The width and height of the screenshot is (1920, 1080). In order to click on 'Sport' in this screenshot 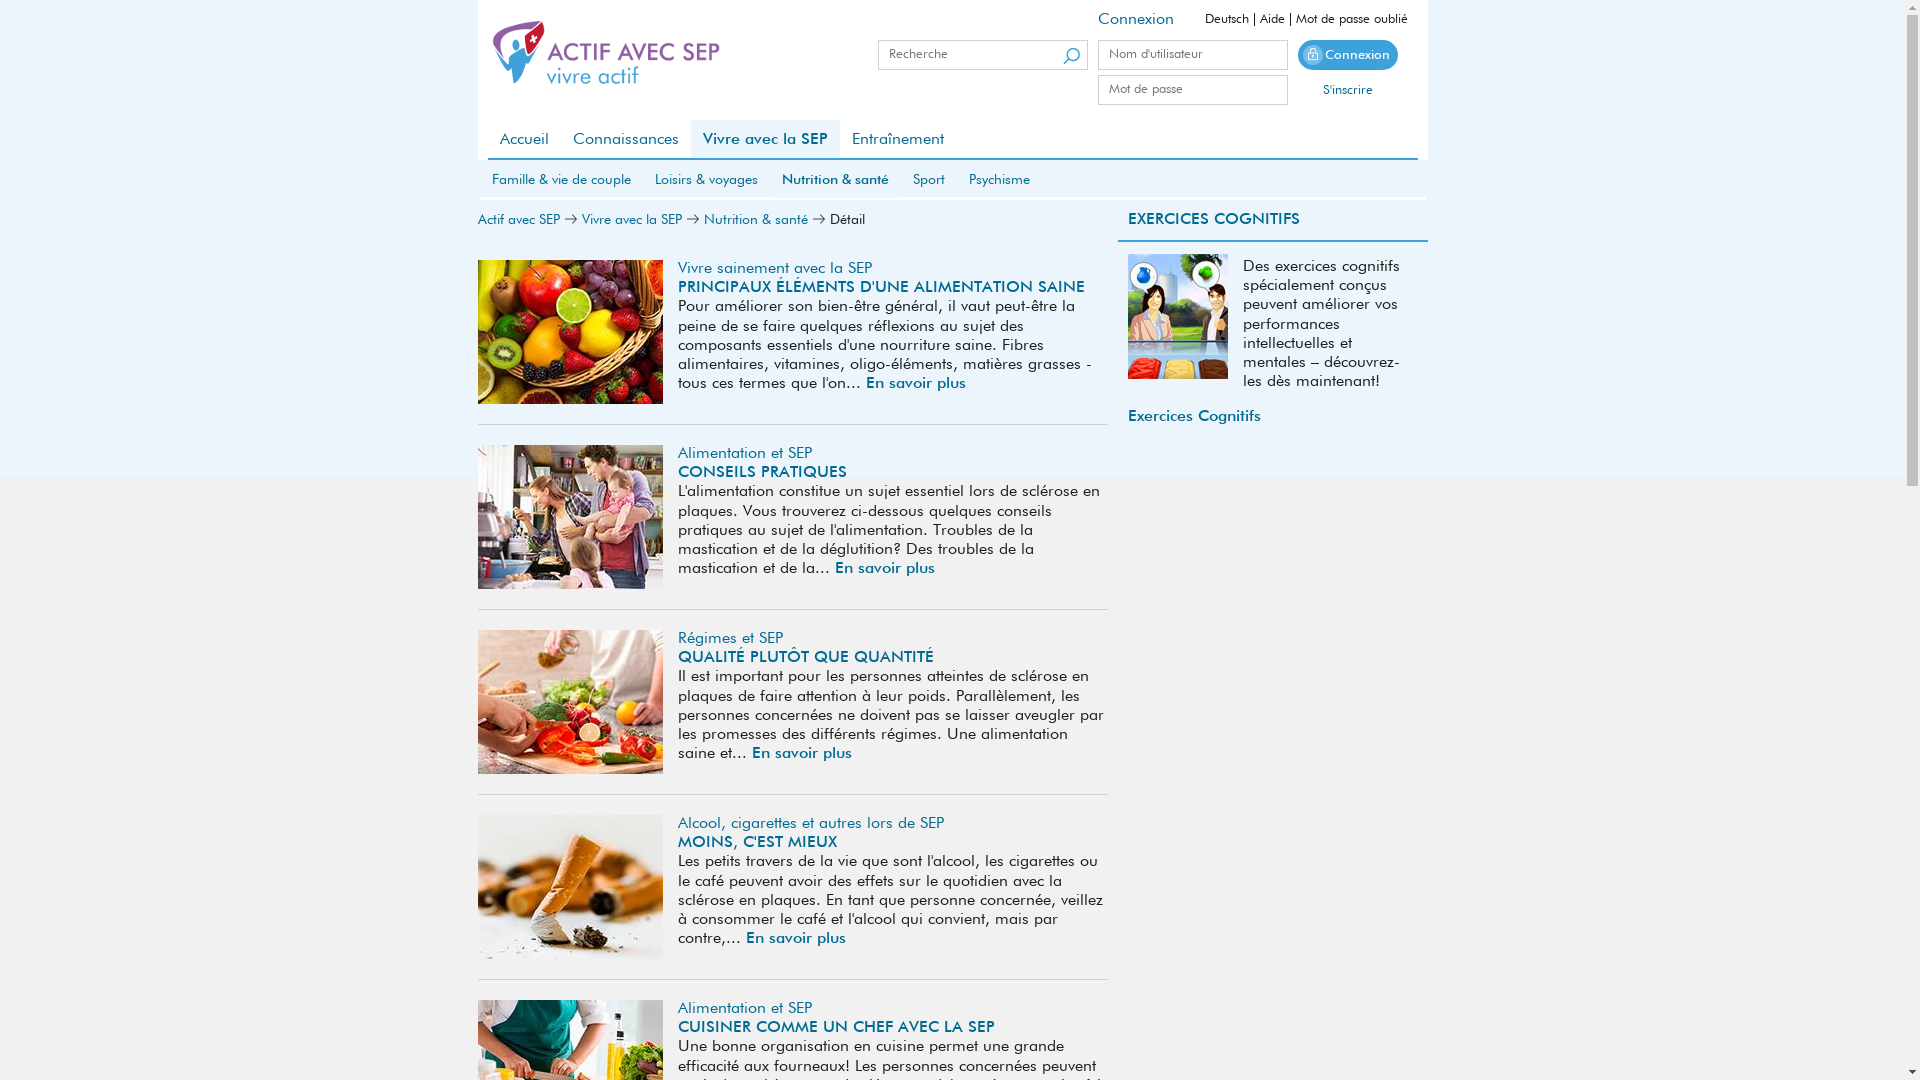, I will do `click(926, 180)`.